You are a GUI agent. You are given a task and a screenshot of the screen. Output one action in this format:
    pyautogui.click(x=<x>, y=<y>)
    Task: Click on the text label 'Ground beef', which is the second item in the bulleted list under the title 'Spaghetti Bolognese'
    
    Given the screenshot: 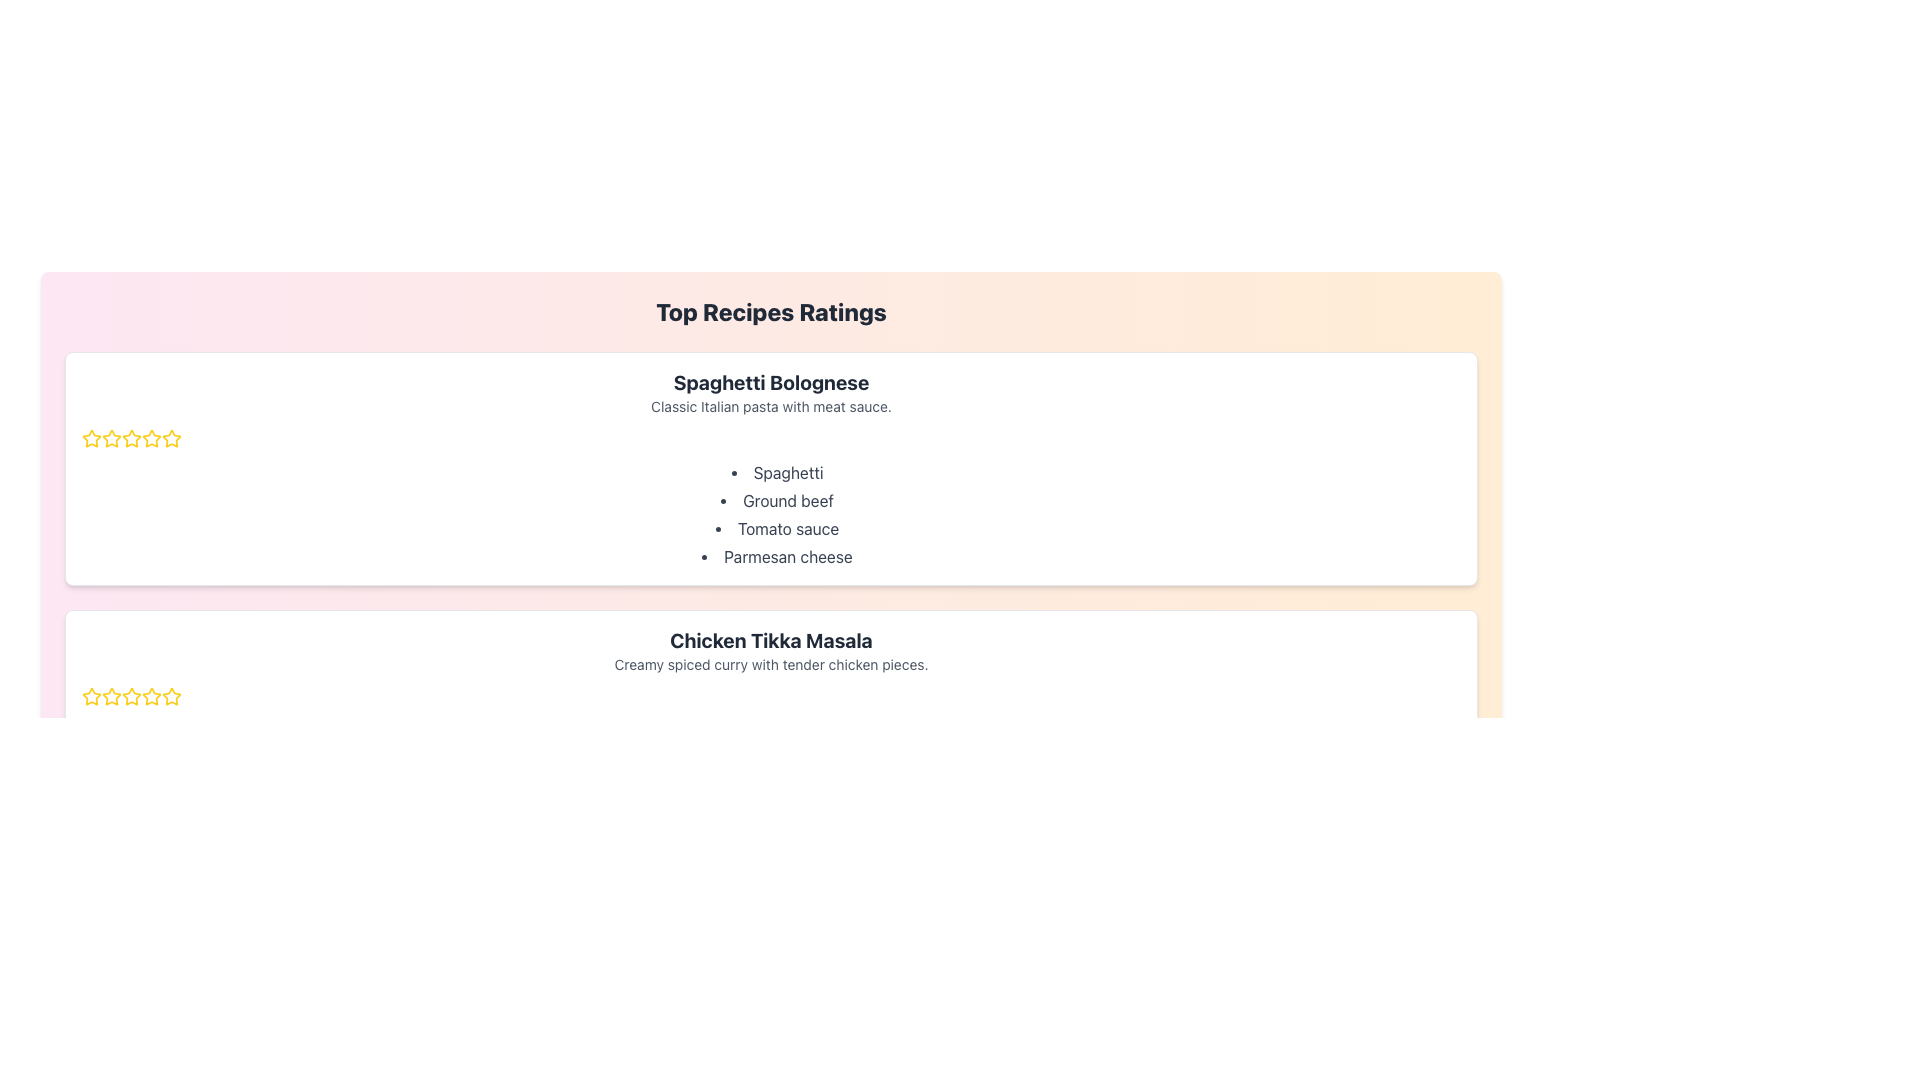 What is the action you would take?
    pyautogui.click(x=776, y=500)
    